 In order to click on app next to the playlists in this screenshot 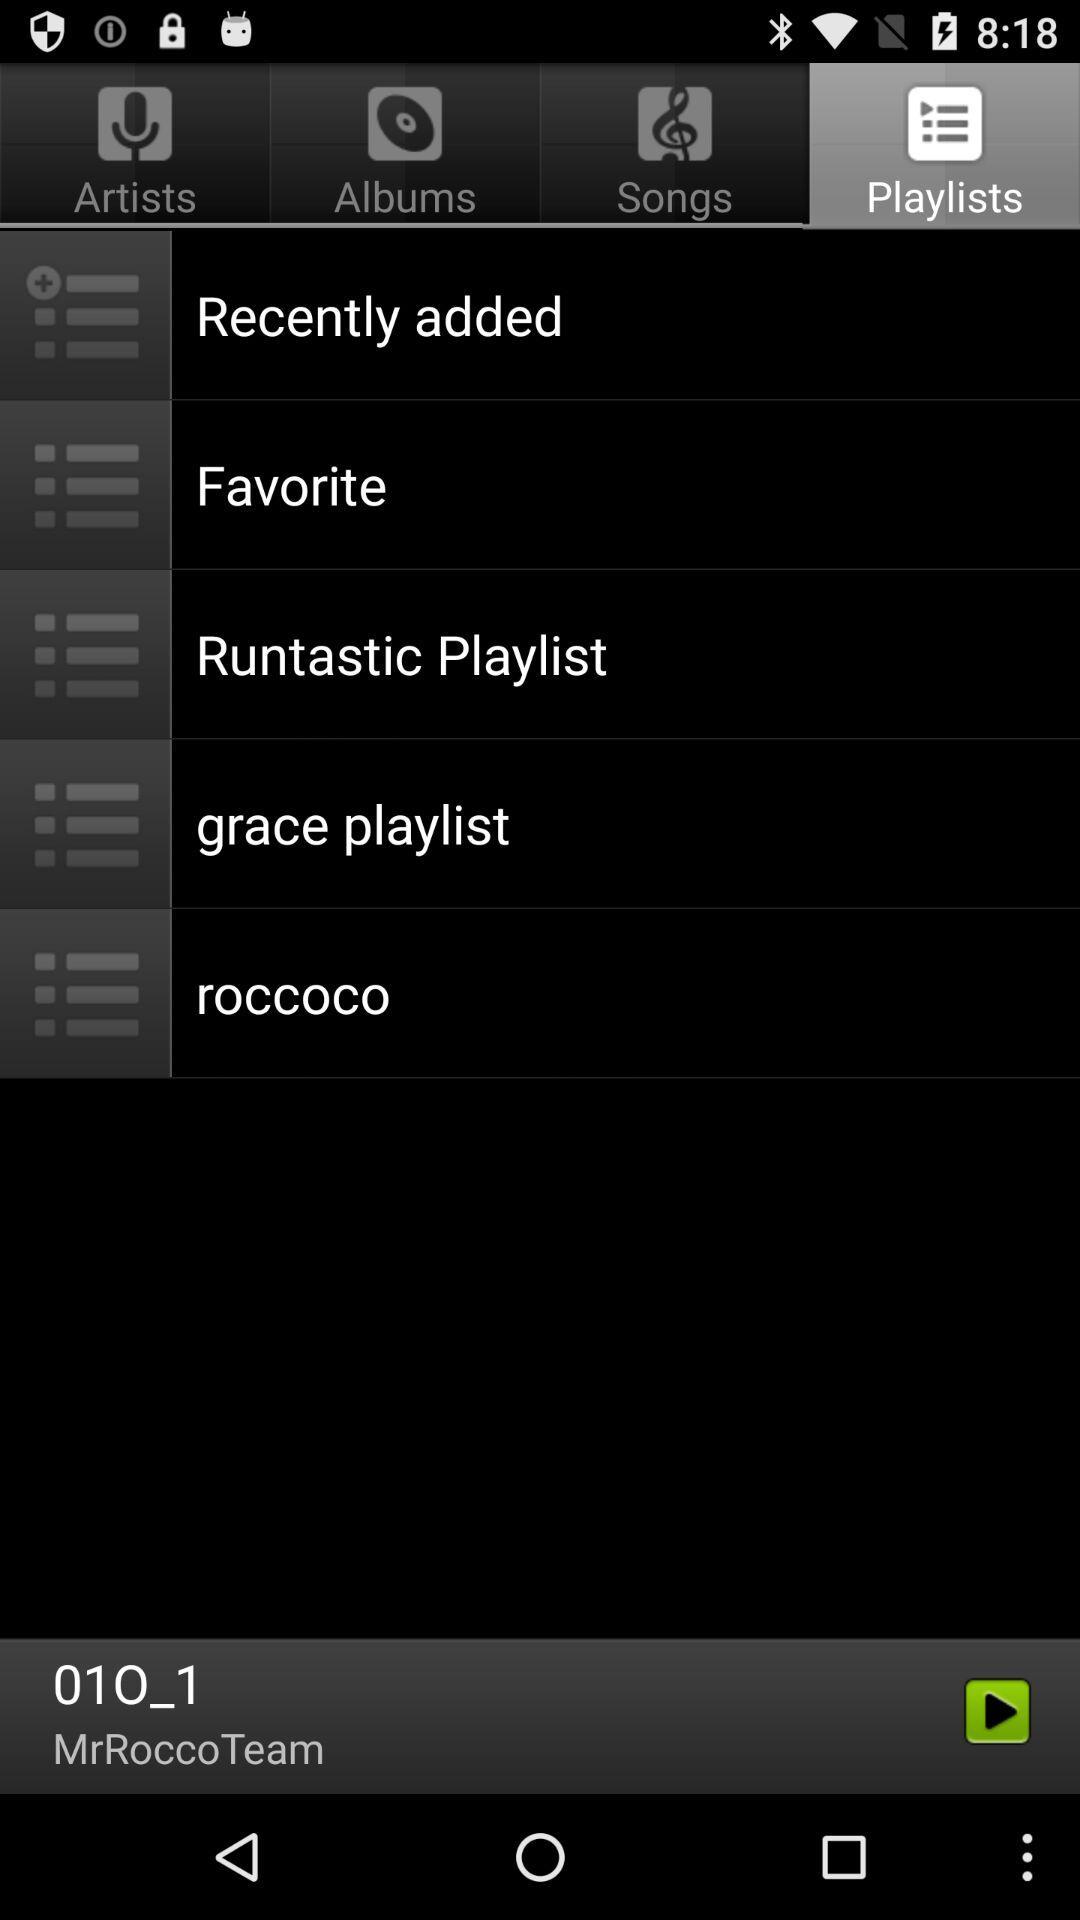, I will do `click(405, 146)`.